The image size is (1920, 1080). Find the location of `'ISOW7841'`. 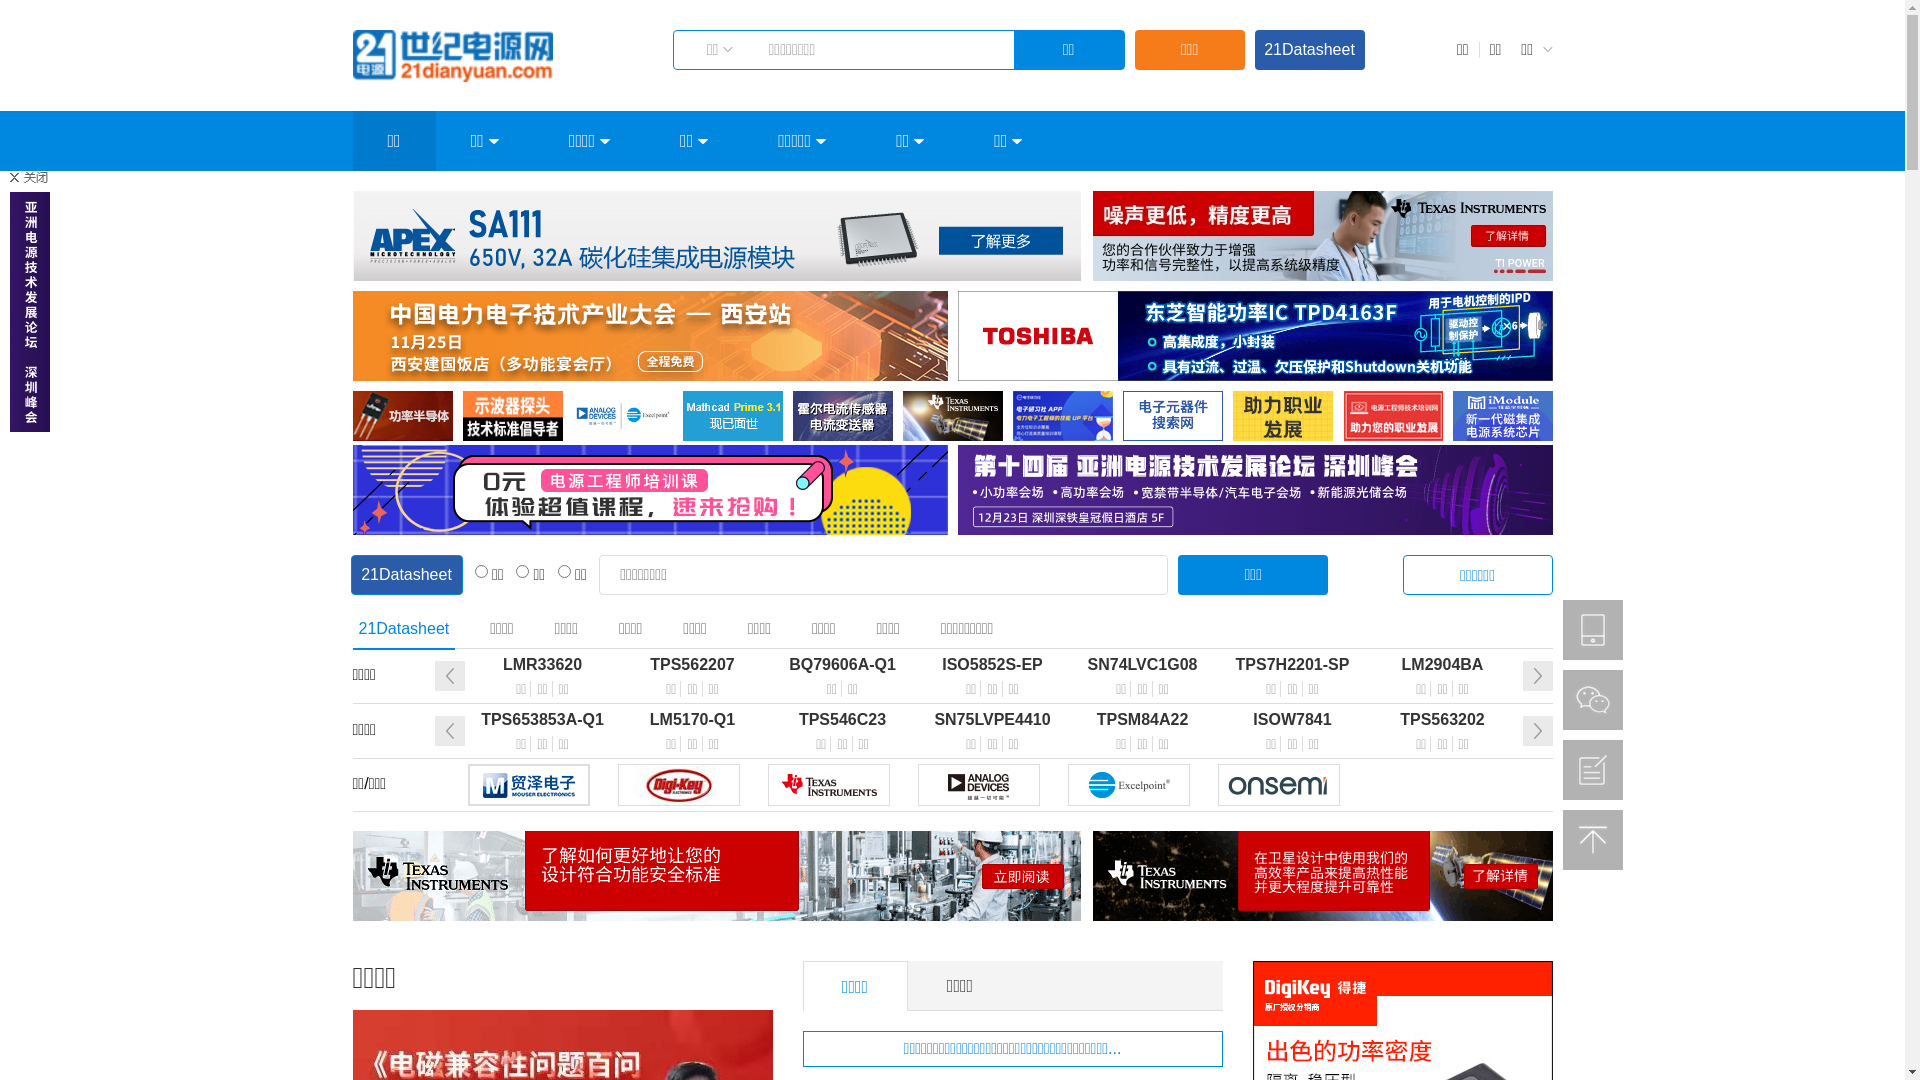

'ISOW7841' is located at coordinates (1217, 720).